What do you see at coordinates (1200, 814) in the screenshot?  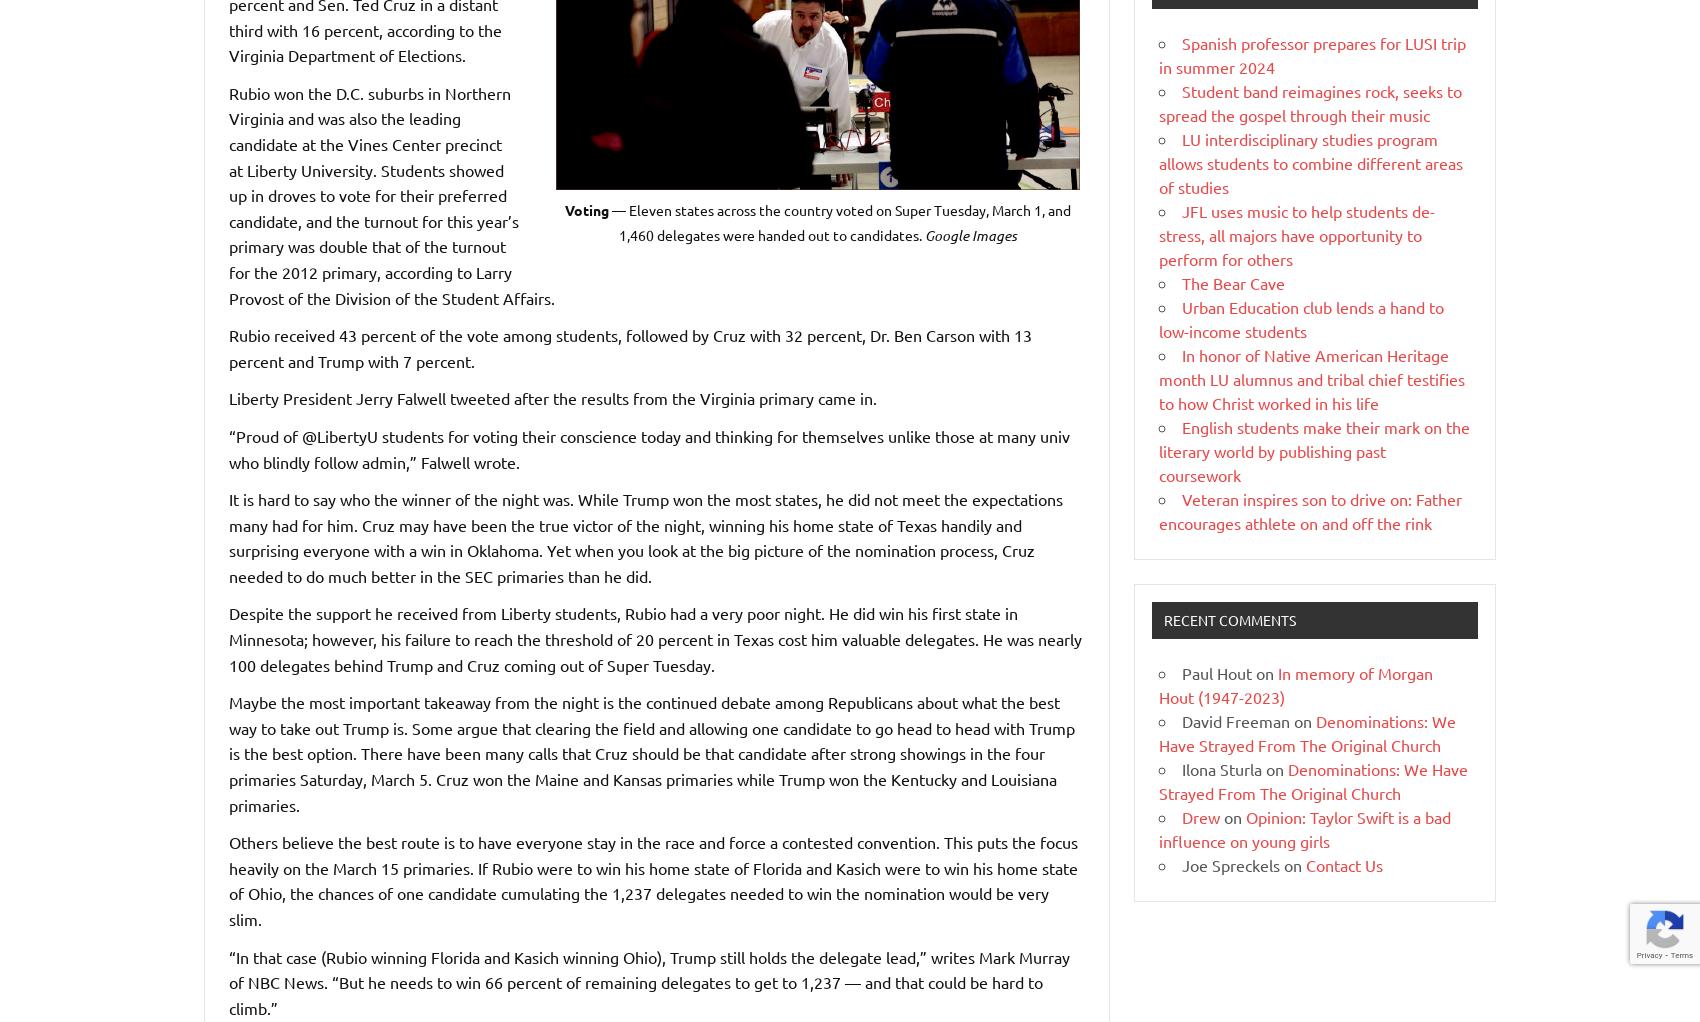 I see `'Drew'` at bounding box center [1200, 814].